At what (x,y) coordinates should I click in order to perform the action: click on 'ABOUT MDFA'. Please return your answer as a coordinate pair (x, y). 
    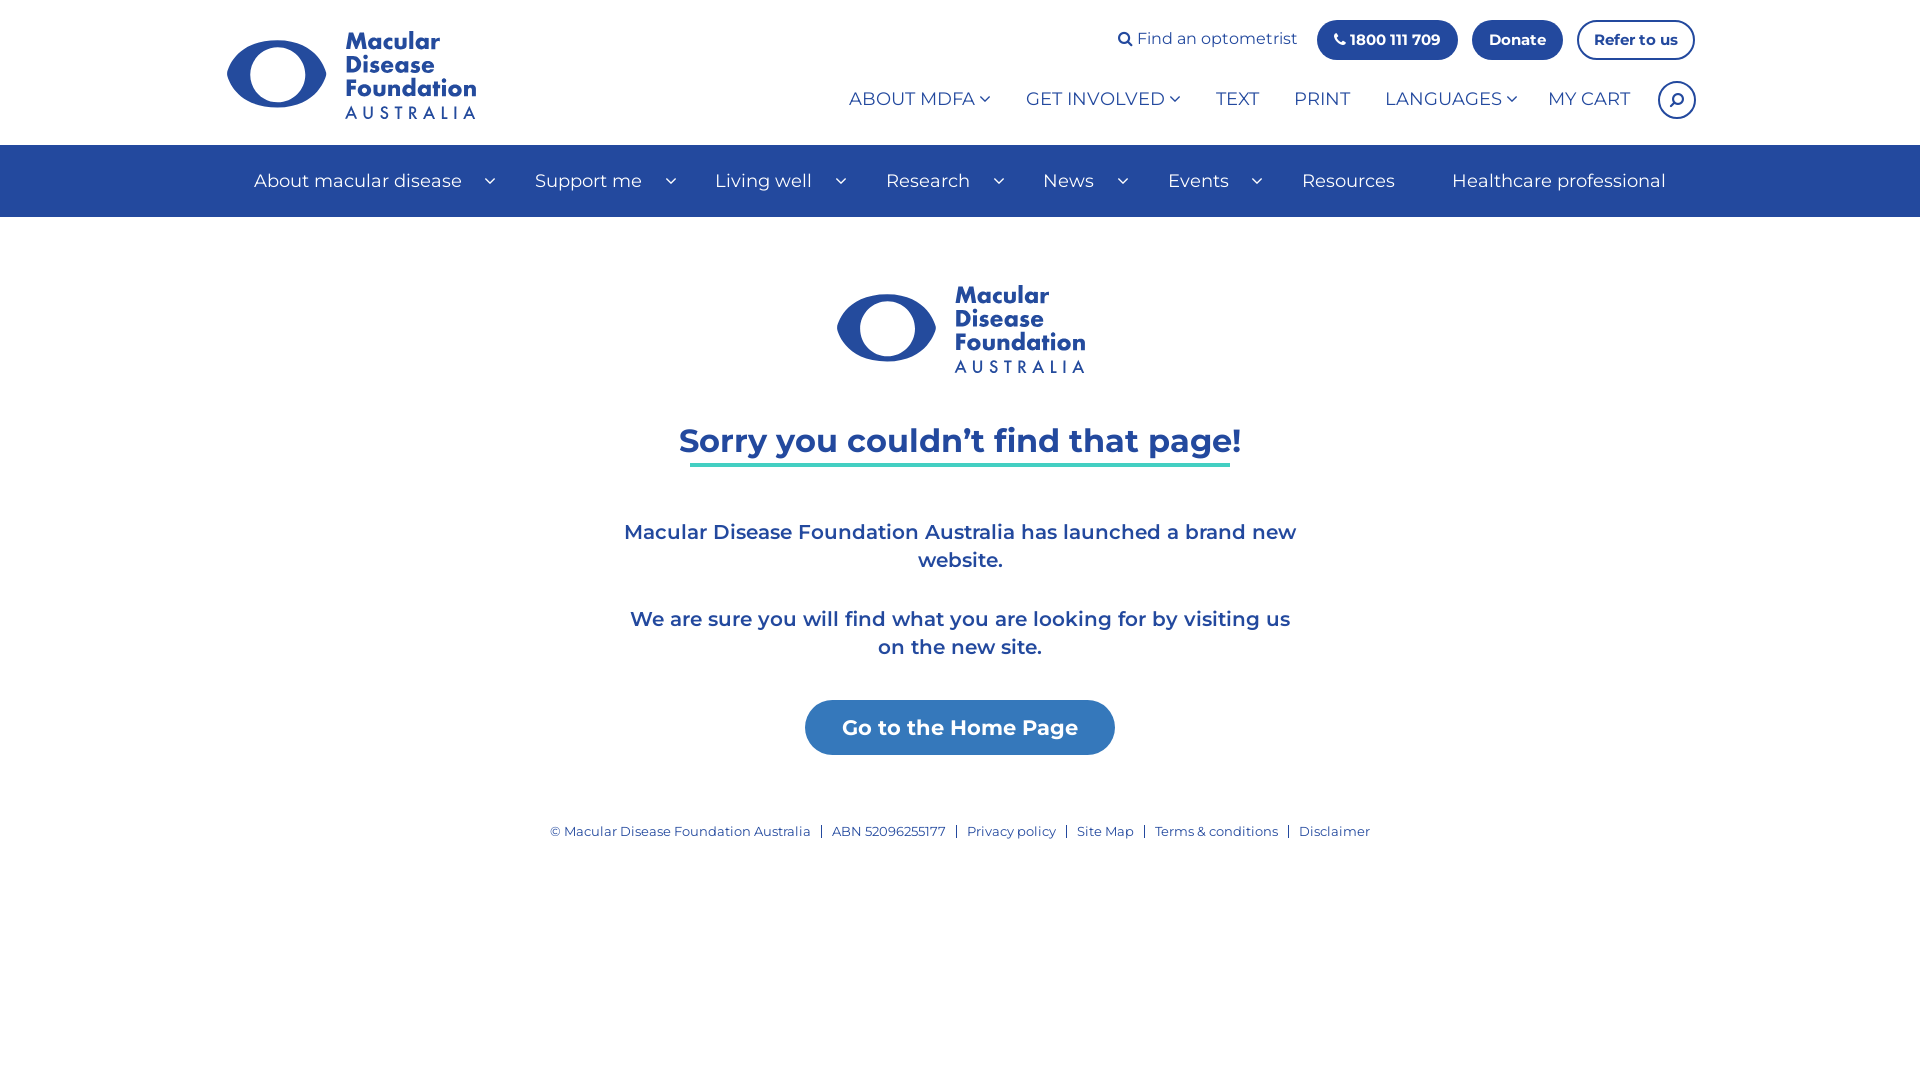
    Looking at the image, I should click on (834, 100).